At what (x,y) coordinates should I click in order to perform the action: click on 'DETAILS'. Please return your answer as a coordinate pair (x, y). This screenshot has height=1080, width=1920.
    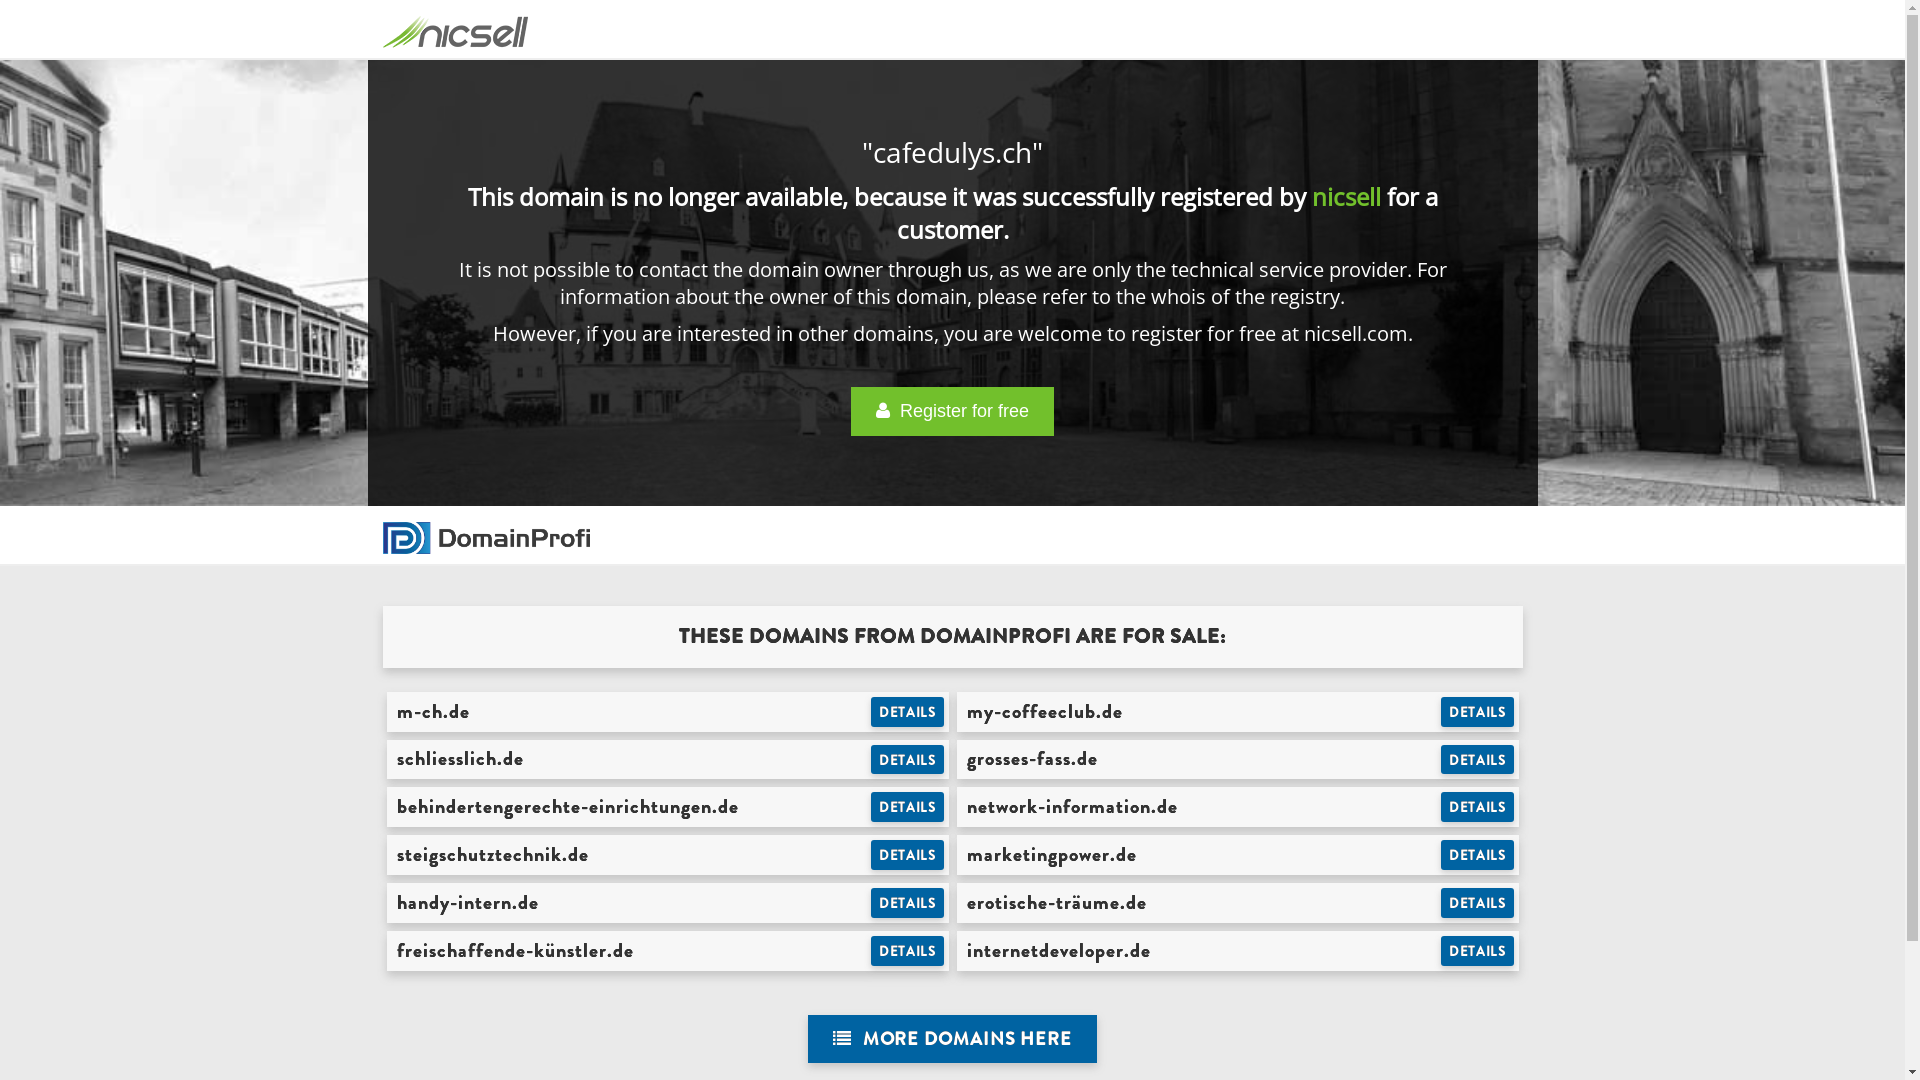
    Looking at the image, I should click on (906, 902).